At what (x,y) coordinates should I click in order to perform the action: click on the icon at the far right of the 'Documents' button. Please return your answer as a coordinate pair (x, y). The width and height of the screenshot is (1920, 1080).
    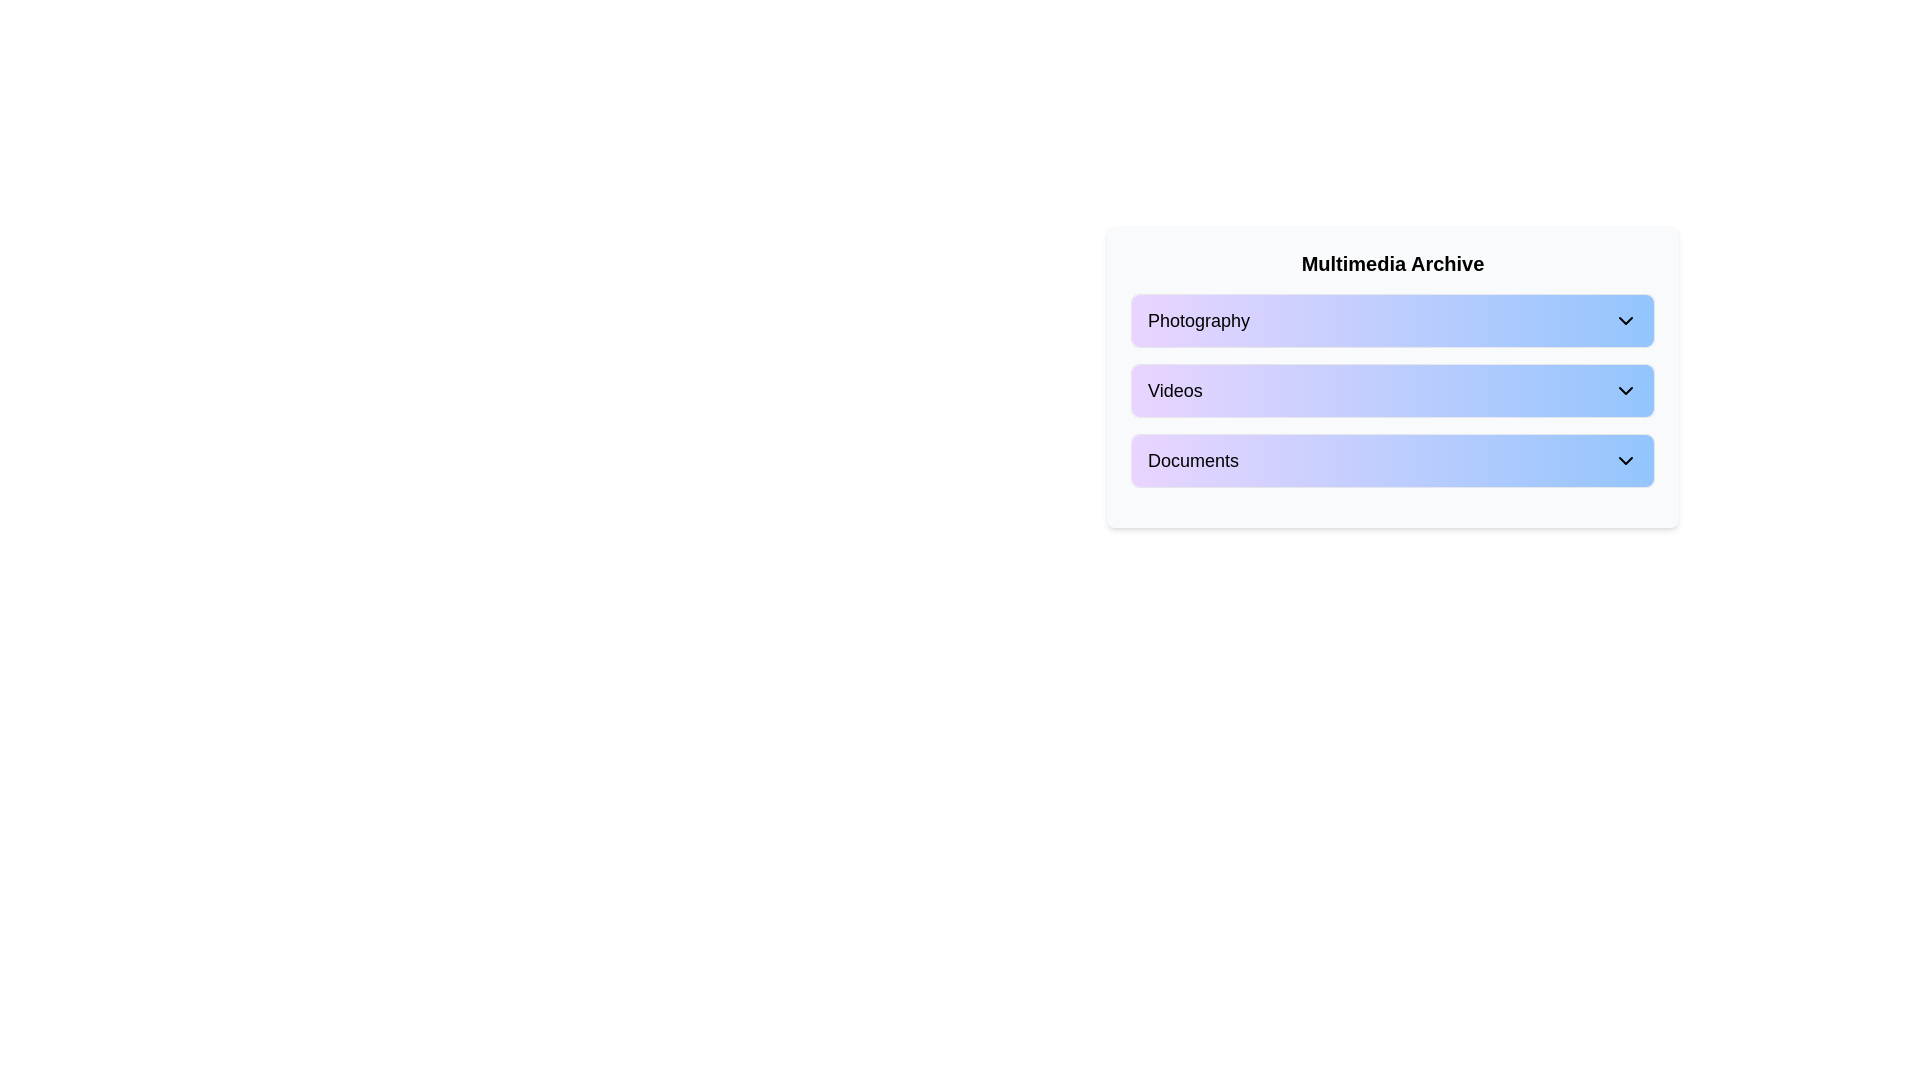
    Looking at the image, I should click on (1626, 461).